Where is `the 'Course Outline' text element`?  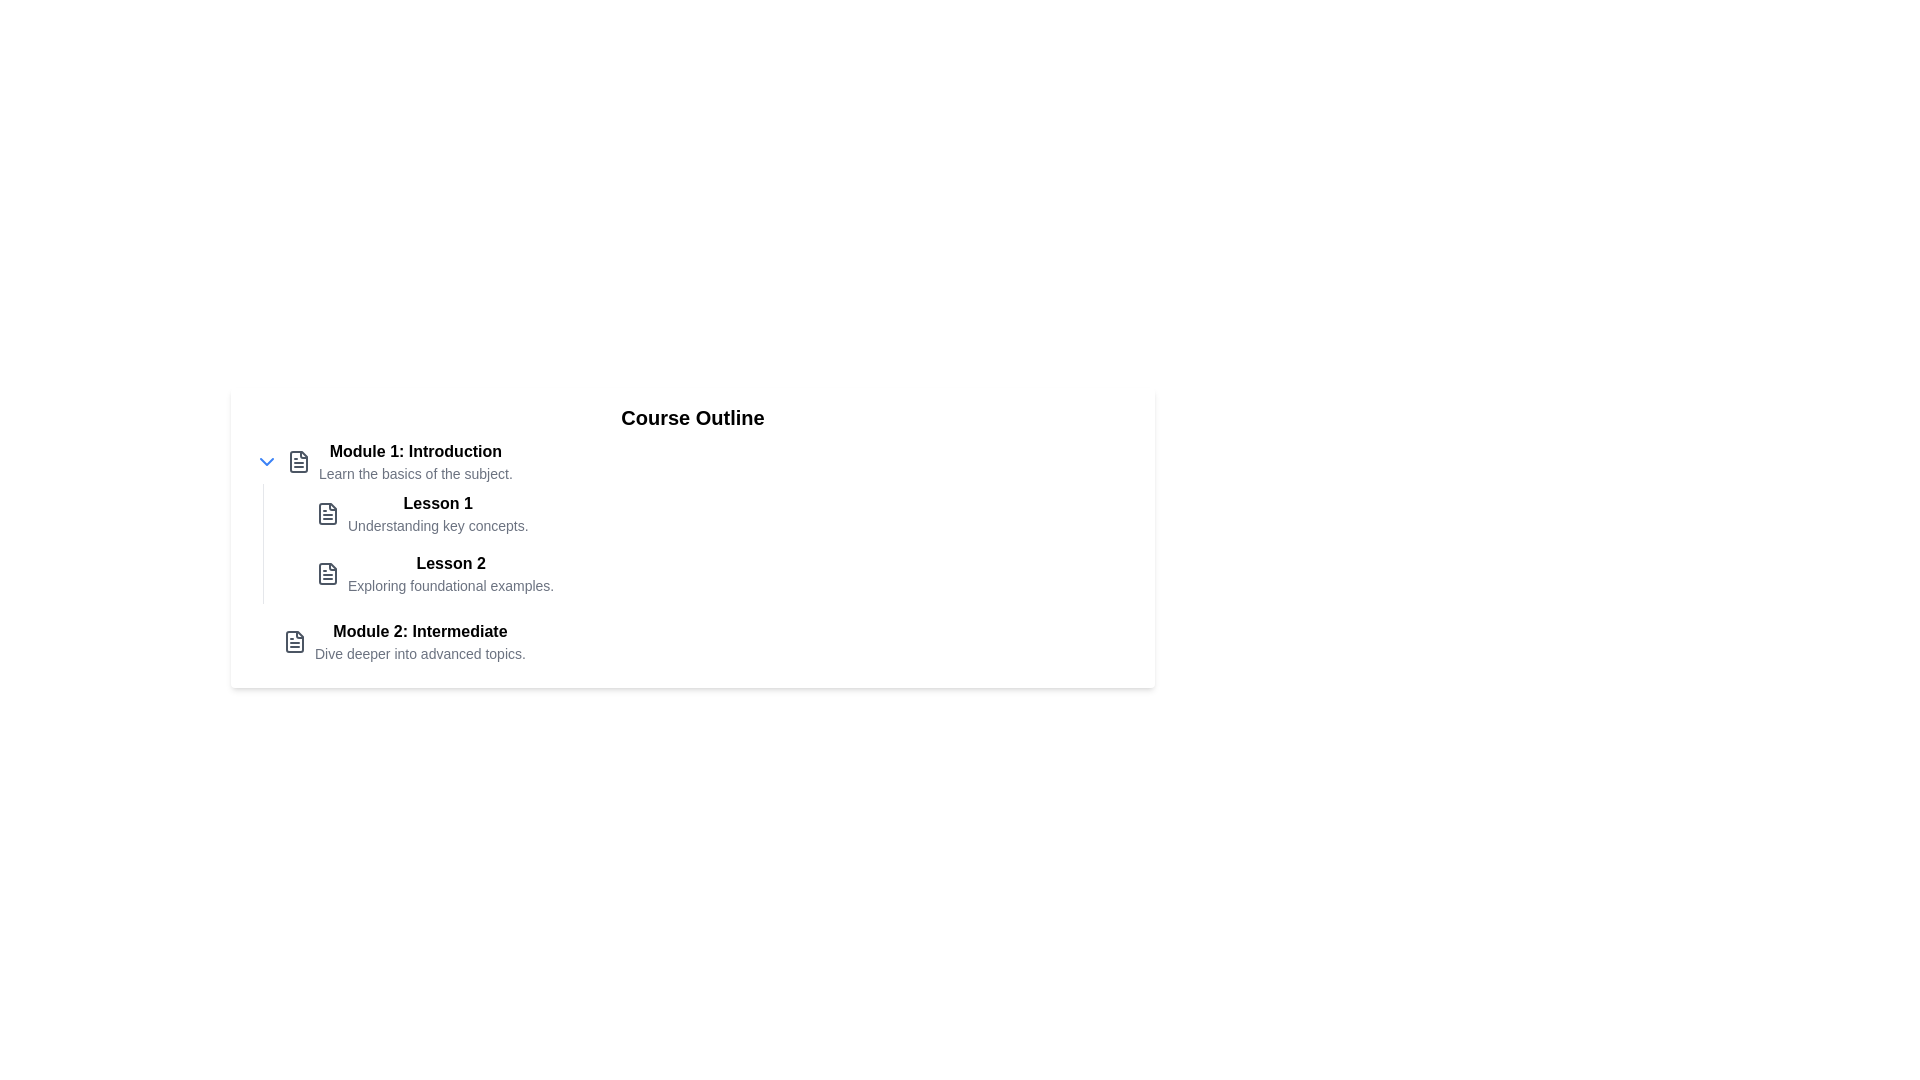
the 'Course Outline' text element is located at coordinates (692, 416).